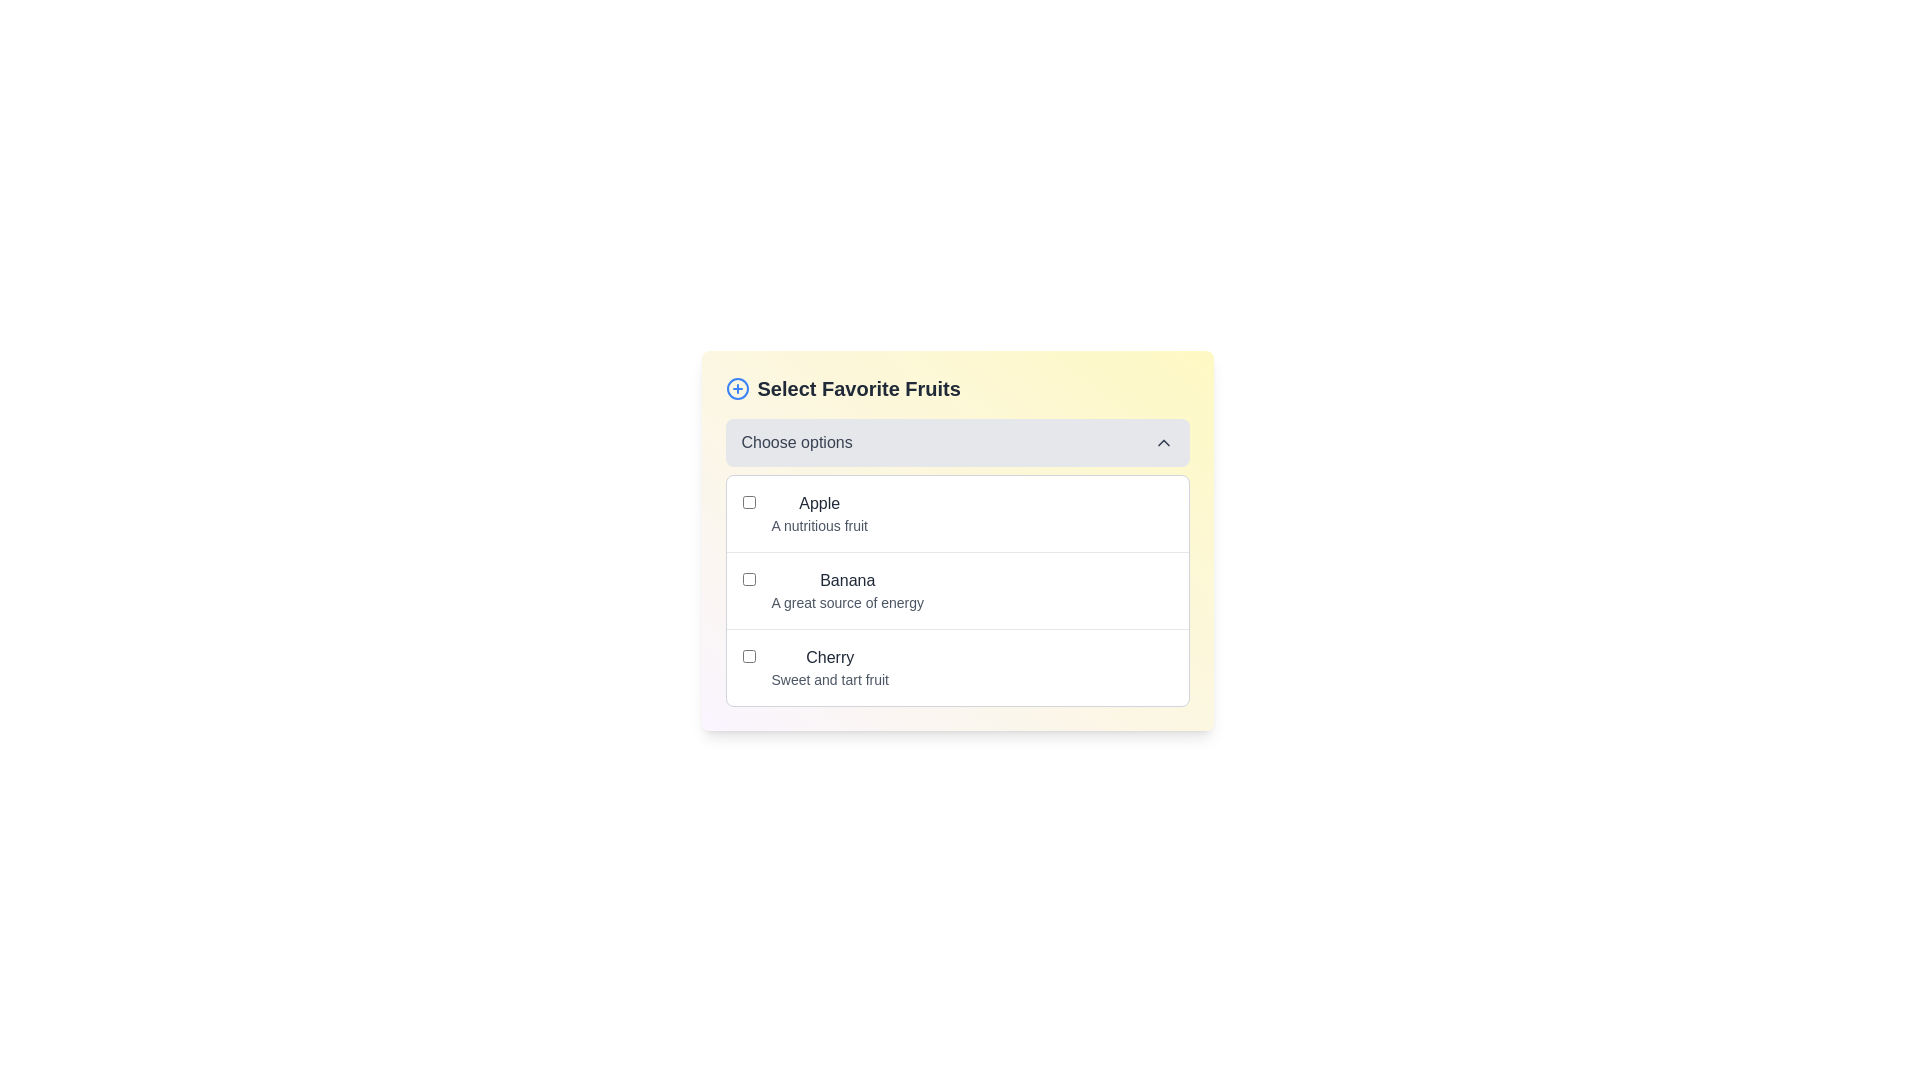  Describe the element at coordinates (956, 667) in the screenshot. I see `the checkbox group item labeled 'Cherry' in the 'Select Favorite Fruits' section` at that location.